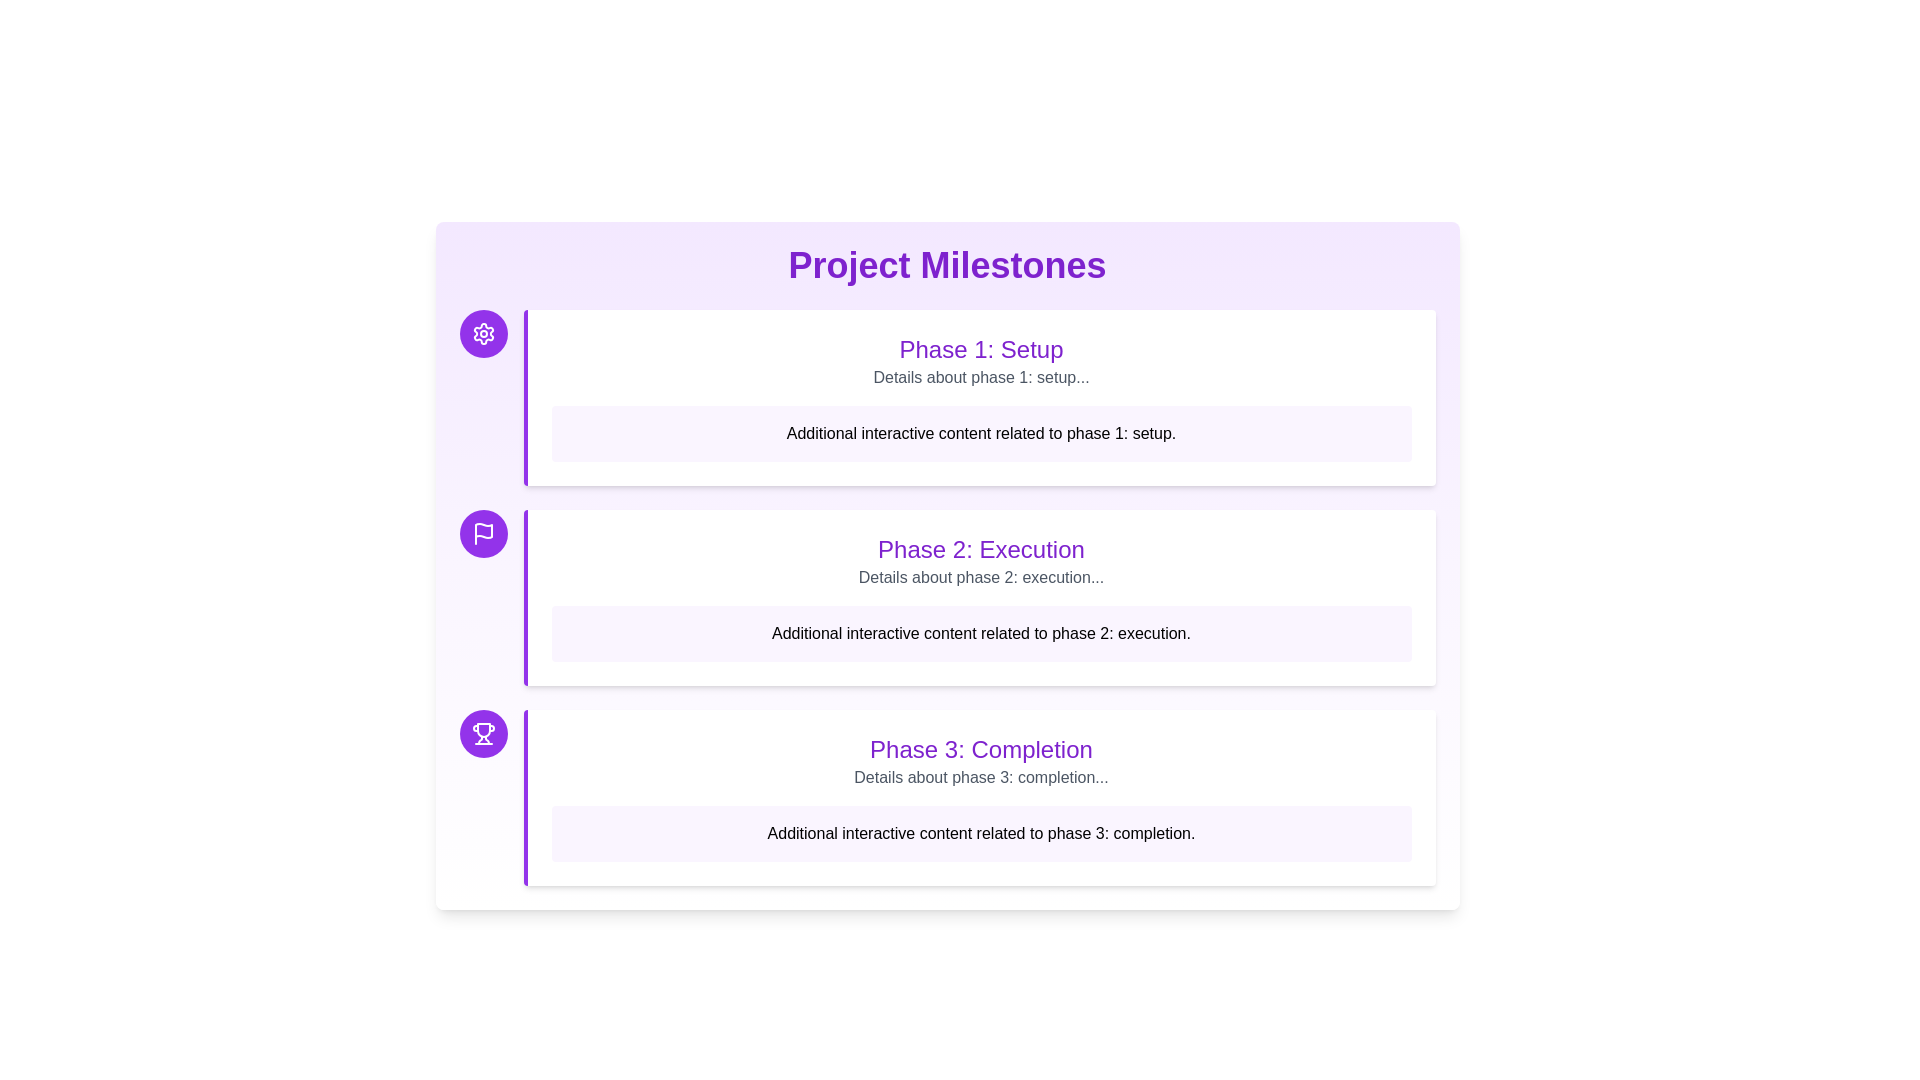  Describe the element at coordinates (483, 532) in the screenshot. I see `the circular icon button with a solid purple background and a white outline of a flag icon, located` at that location.